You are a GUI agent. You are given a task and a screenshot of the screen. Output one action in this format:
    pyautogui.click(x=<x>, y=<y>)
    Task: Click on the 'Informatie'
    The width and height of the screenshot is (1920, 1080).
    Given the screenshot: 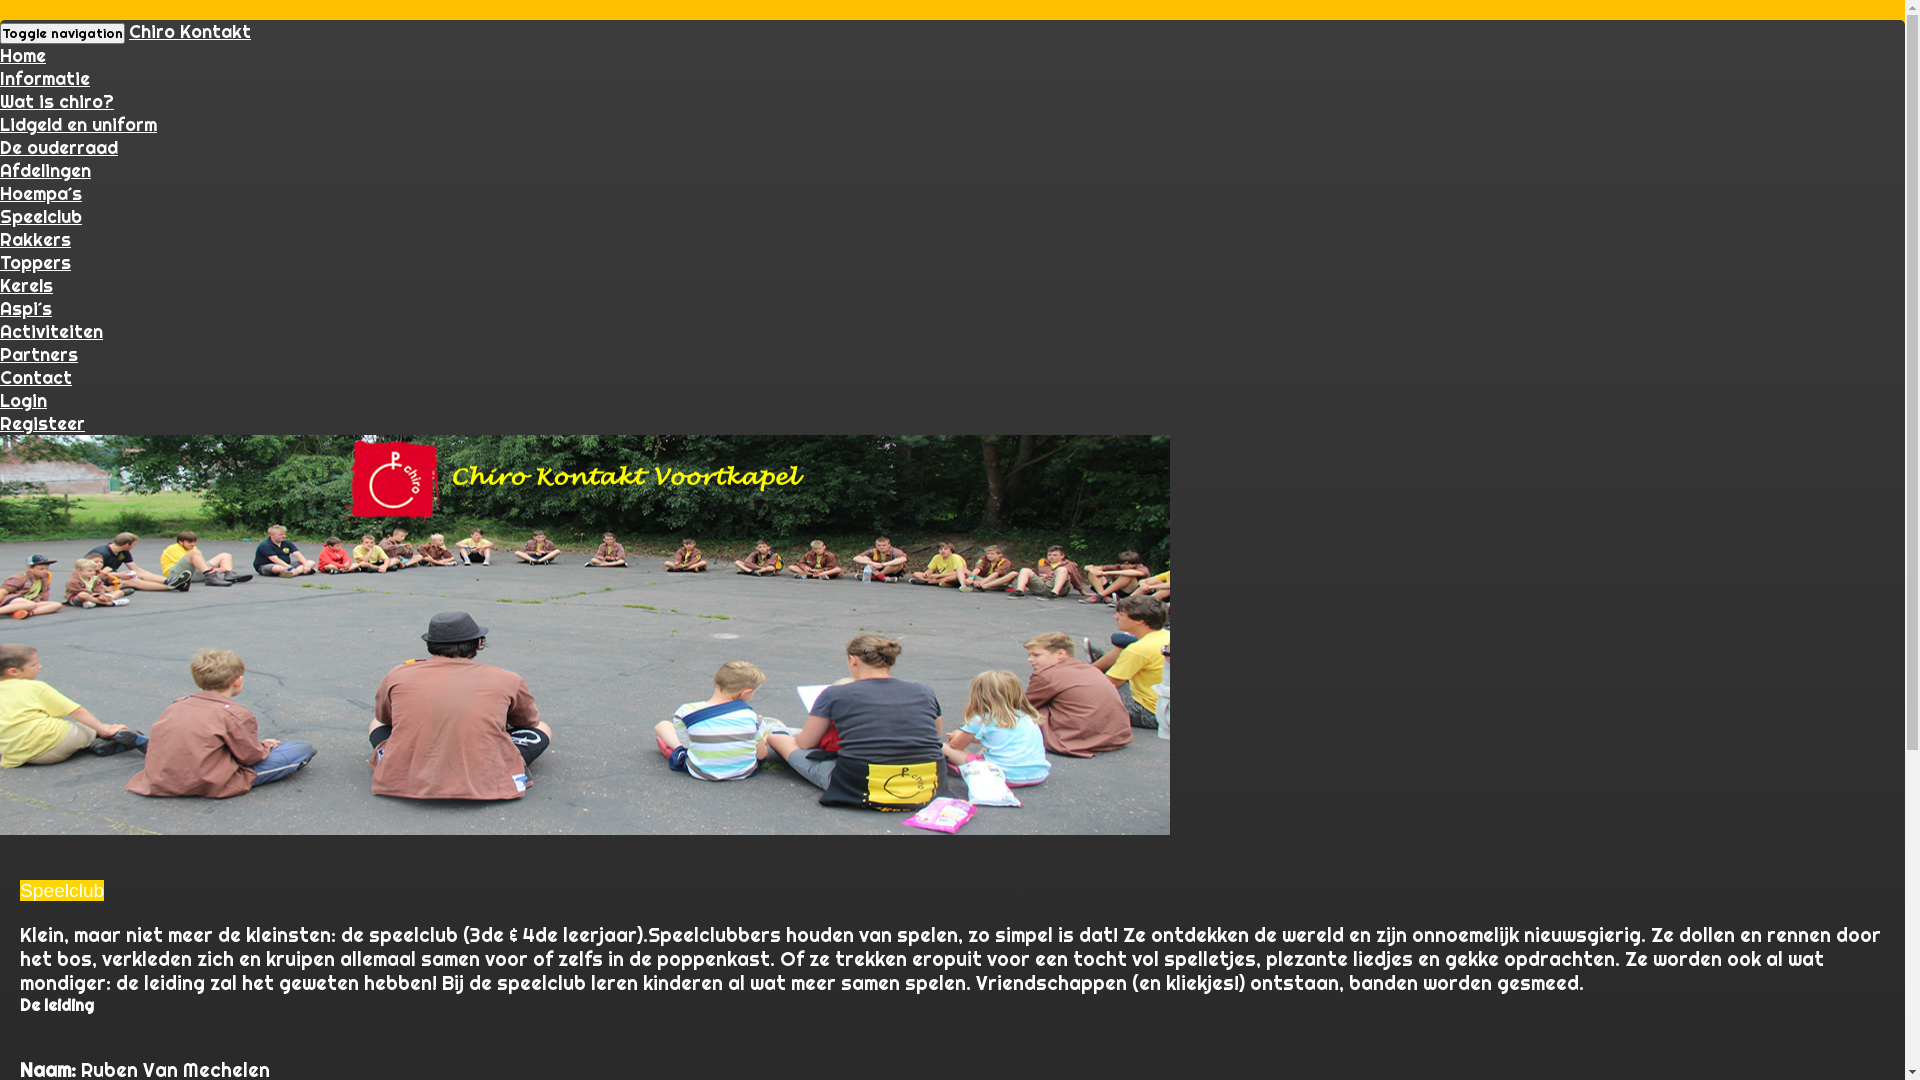 What is the action you would take?
    pyautogui.click(x=44, y=77)
    